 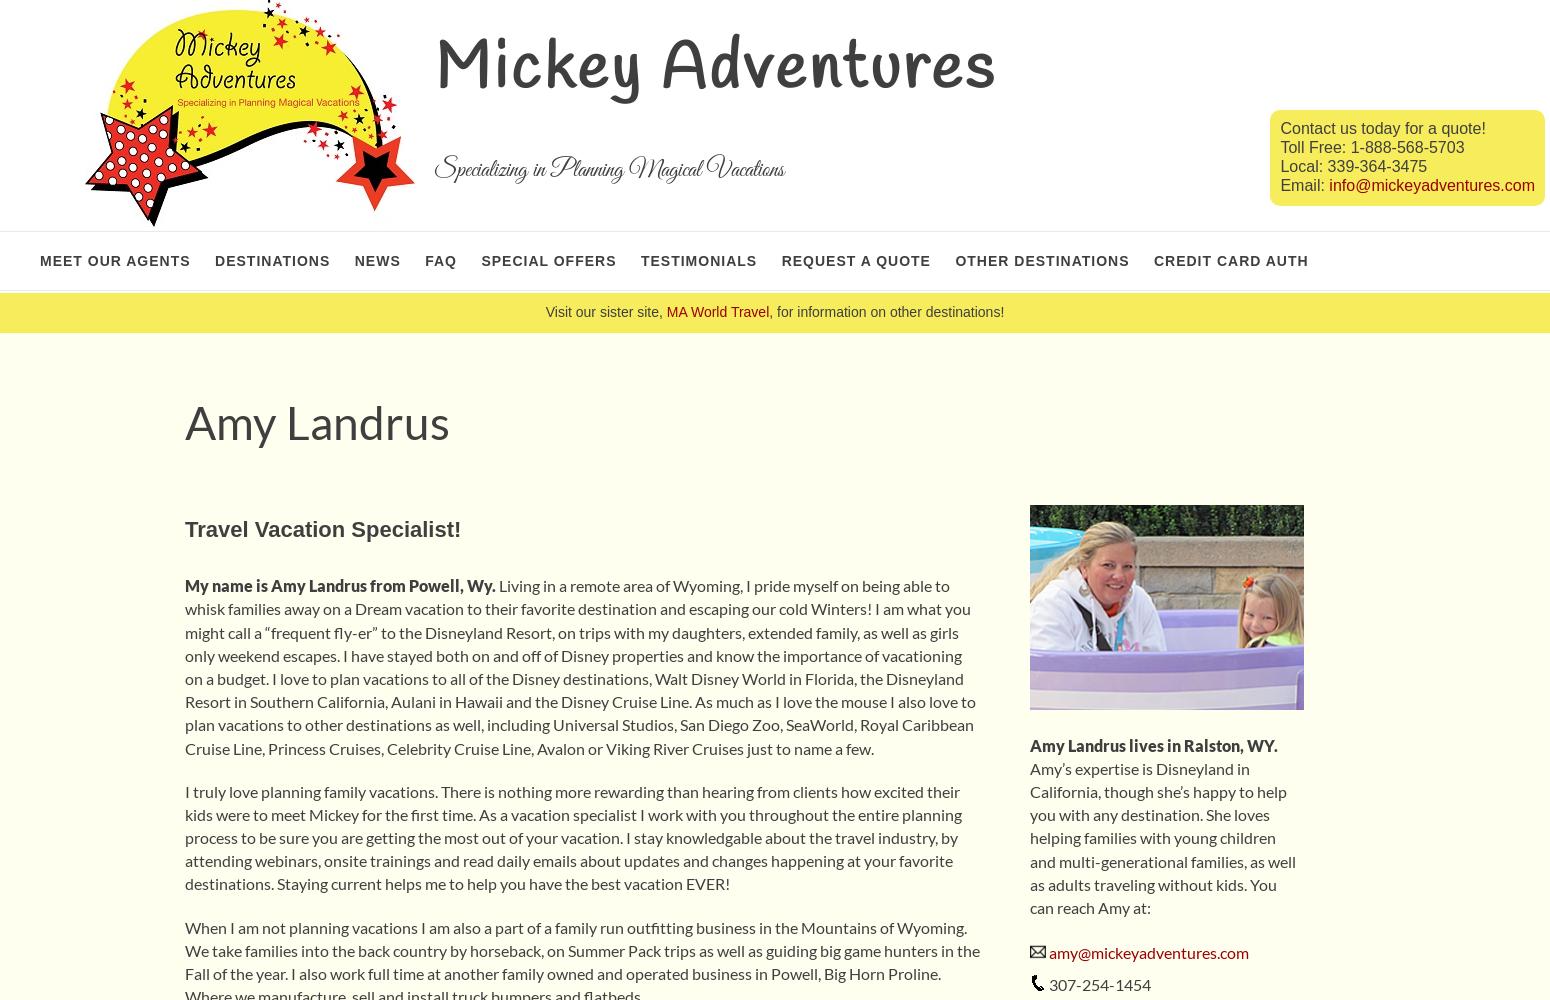 I want to click on ', for information on other destinations!', so click(x=886, y=312).